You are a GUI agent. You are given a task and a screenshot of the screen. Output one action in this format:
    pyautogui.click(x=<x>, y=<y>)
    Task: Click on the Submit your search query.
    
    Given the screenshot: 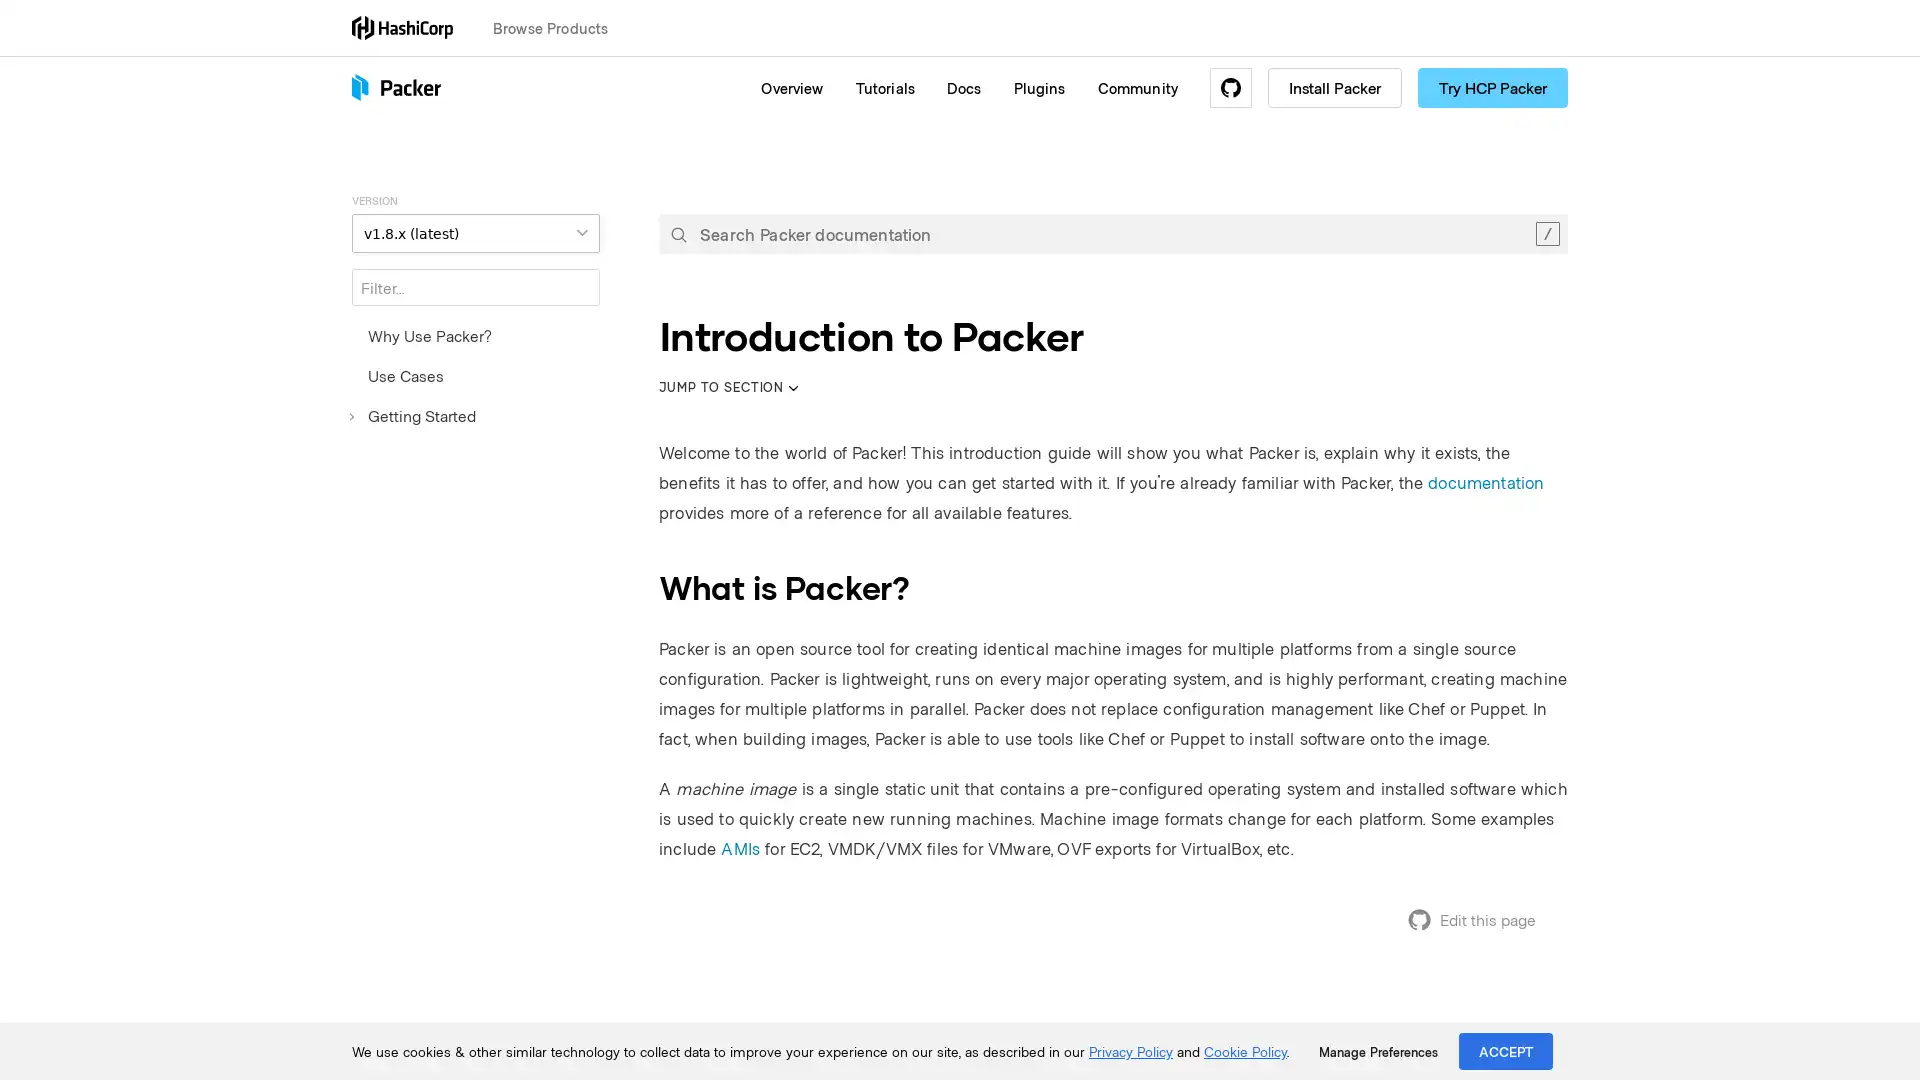 What is the action you would take?
    pyautogui.click(x=678, y=233)
    